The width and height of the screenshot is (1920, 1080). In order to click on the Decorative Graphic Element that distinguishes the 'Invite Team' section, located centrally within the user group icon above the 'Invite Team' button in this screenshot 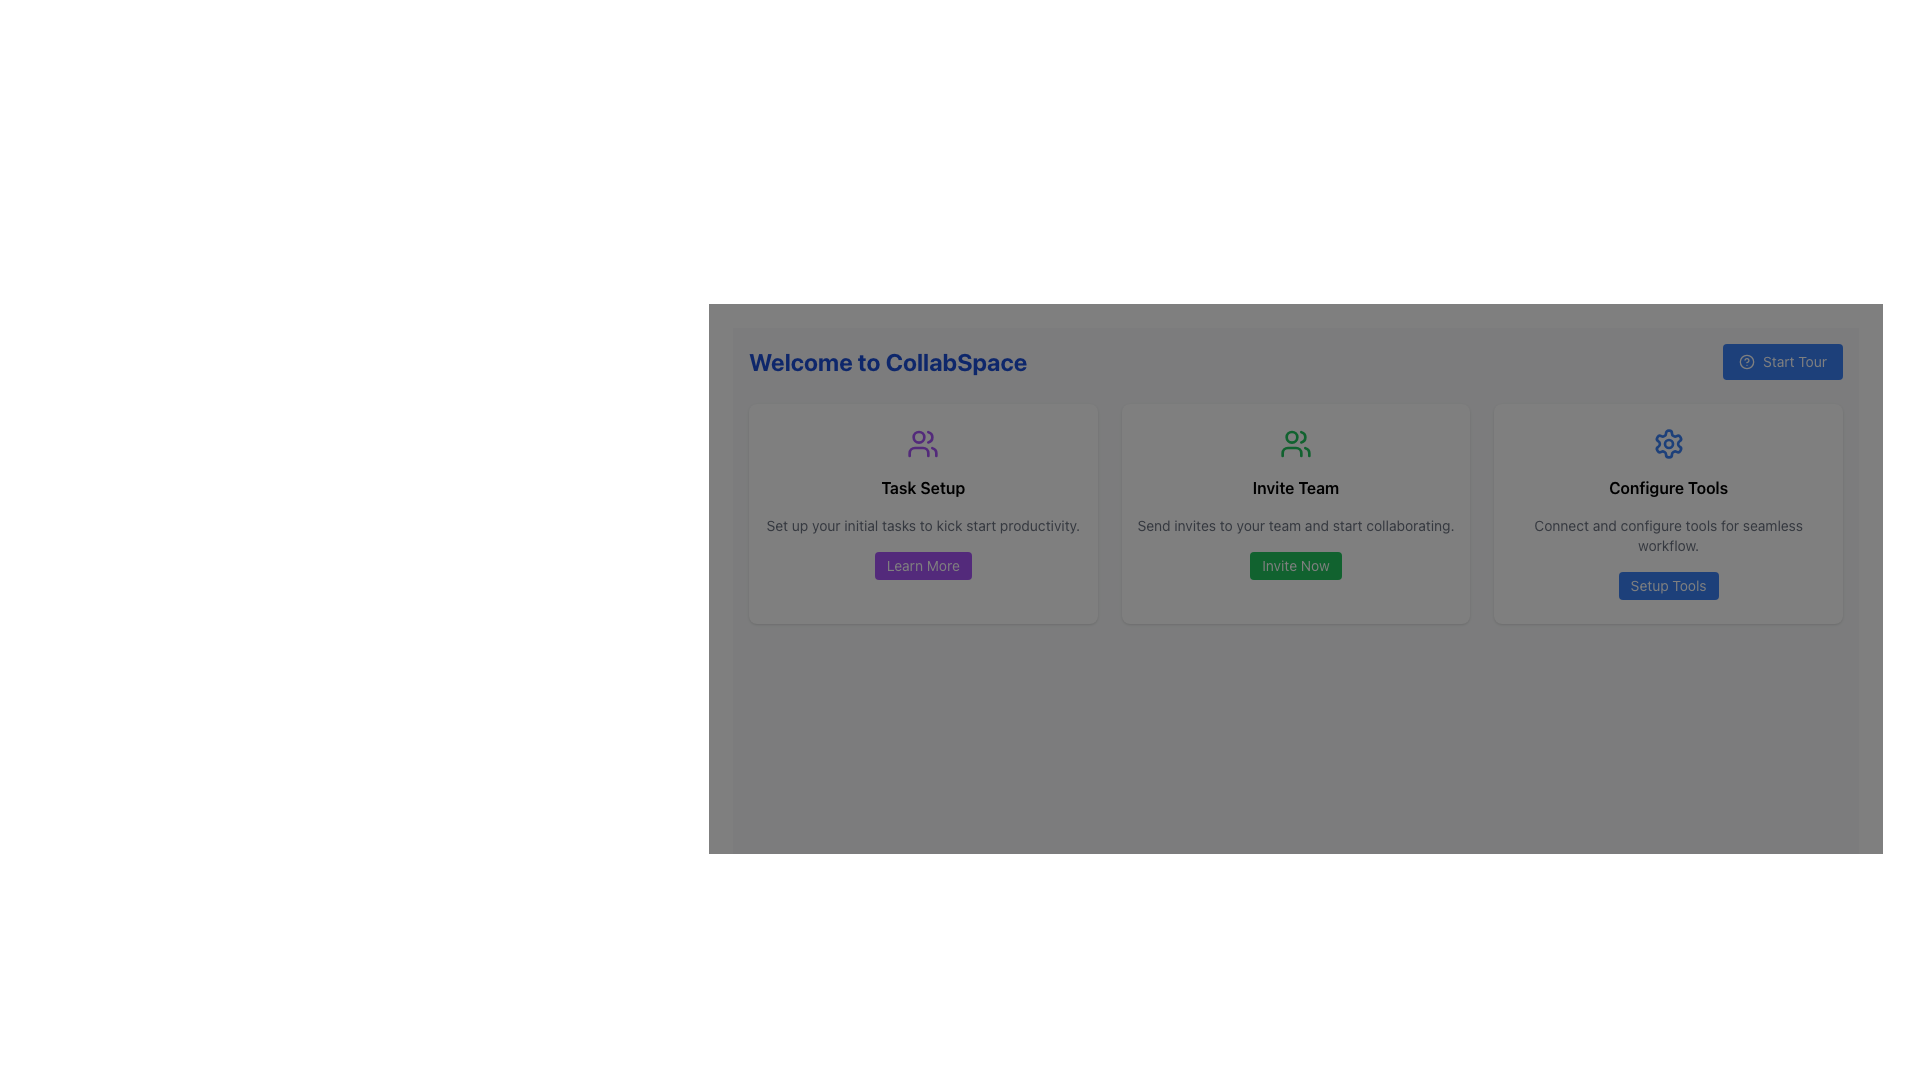, I will do `click(1291, 436)`.